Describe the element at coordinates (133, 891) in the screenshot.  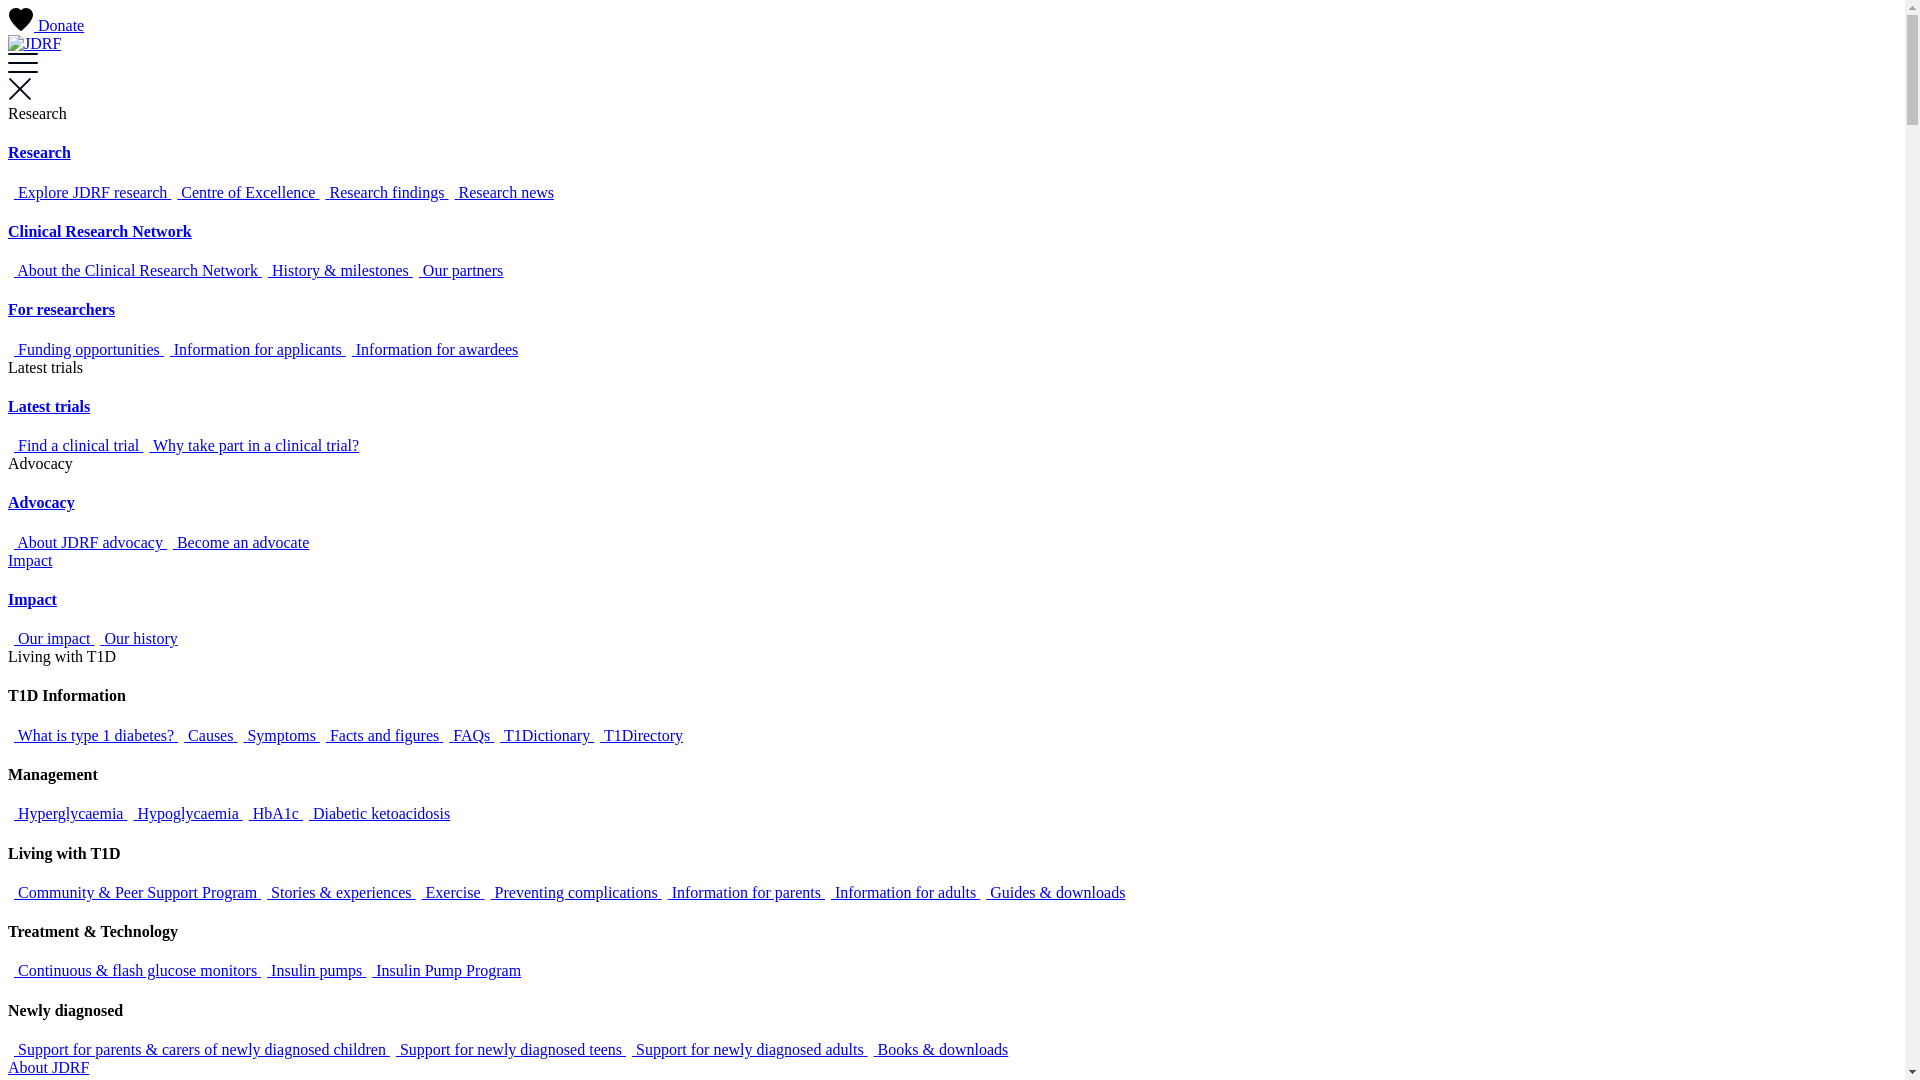
I see `'Community & Peer Support Program'` at that location.